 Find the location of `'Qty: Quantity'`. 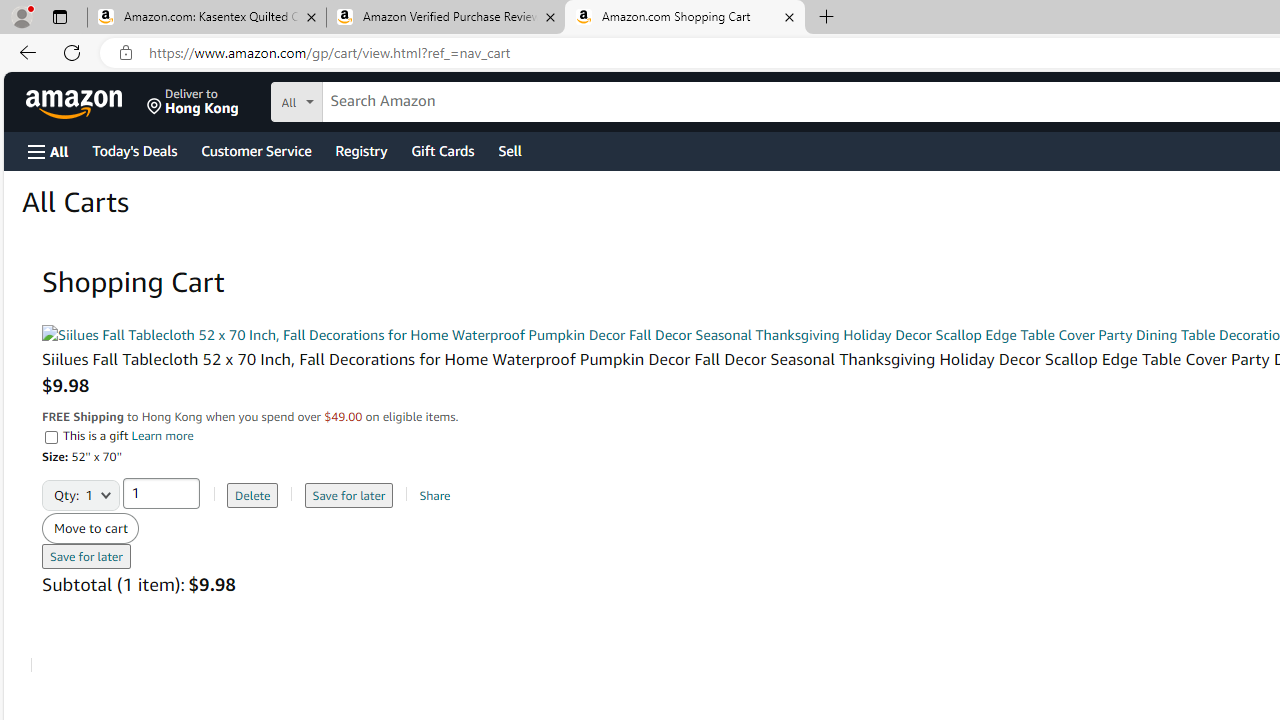

'Qty: Quantity' is located at coordinates (80, 488).